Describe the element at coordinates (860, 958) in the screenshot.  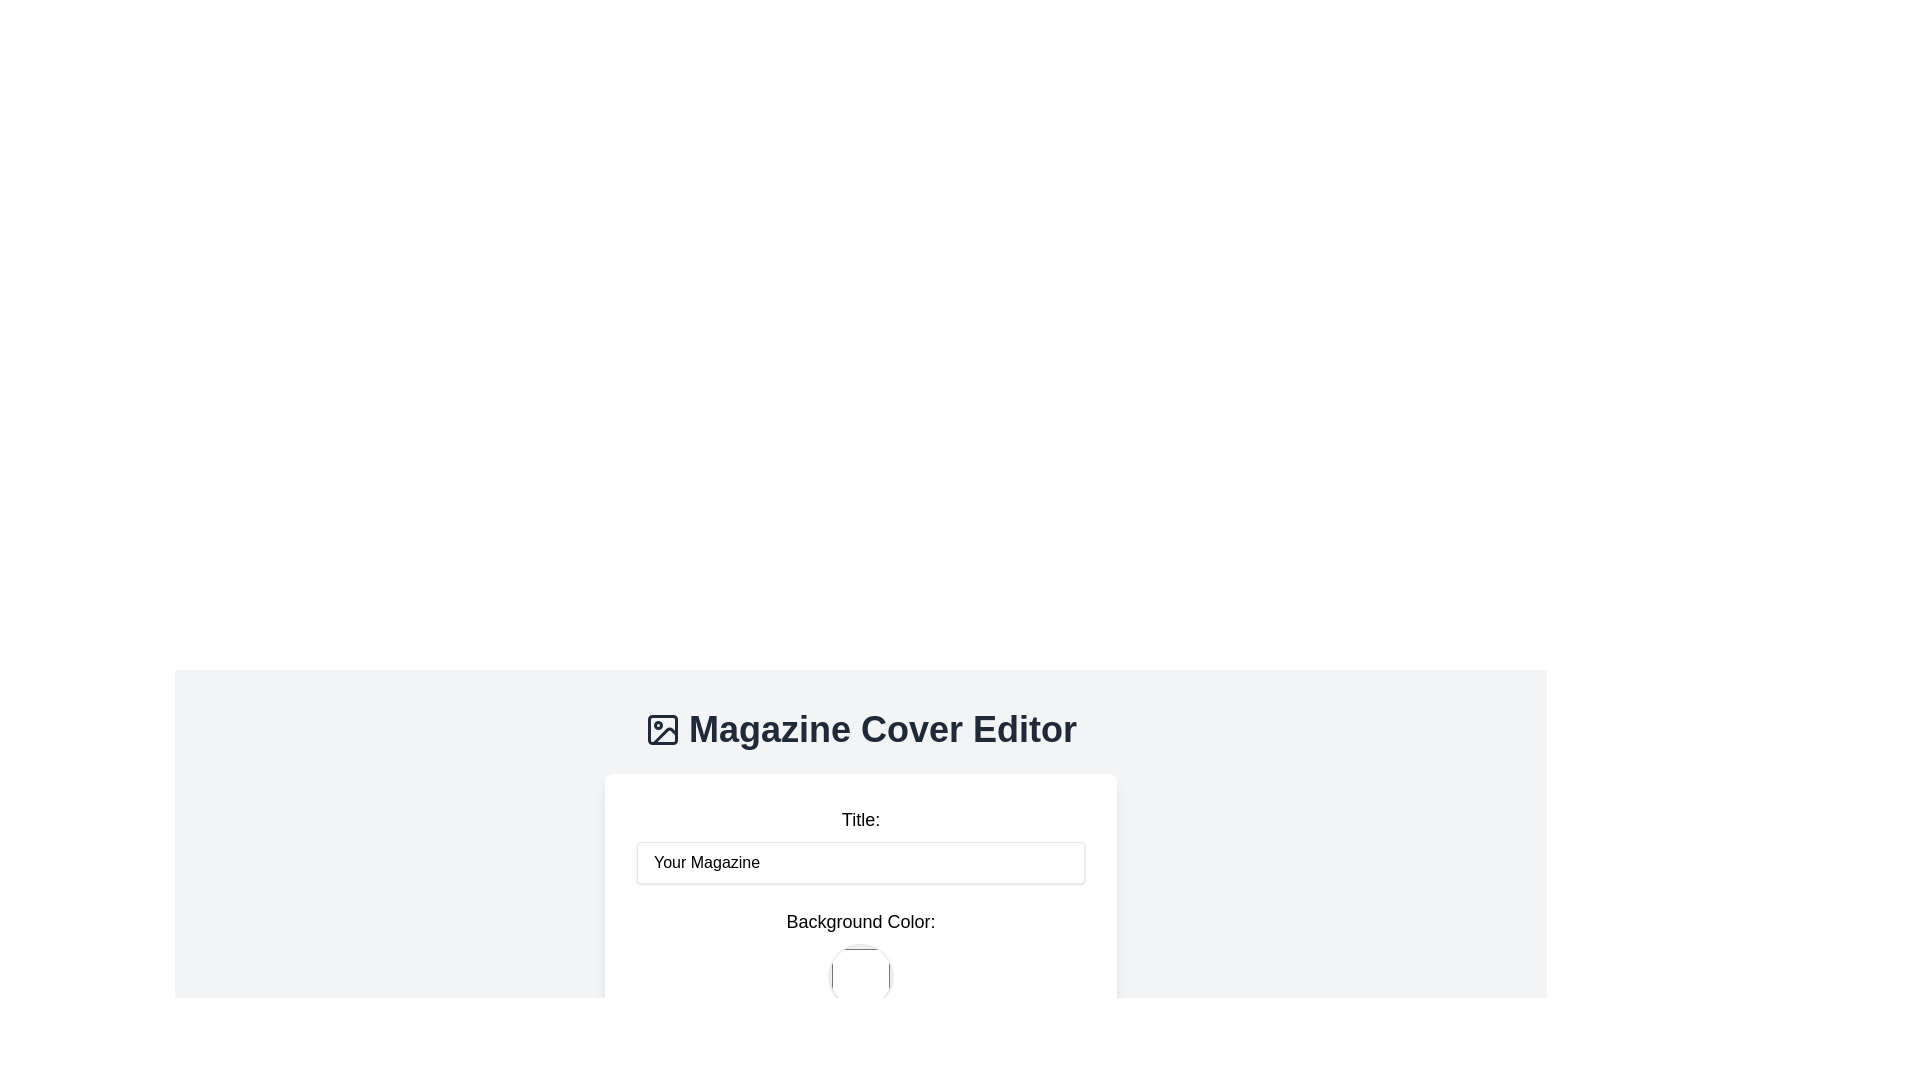
I see `the circular color selection interface of the Color Picker labeled 'Background Color:'` at that location.